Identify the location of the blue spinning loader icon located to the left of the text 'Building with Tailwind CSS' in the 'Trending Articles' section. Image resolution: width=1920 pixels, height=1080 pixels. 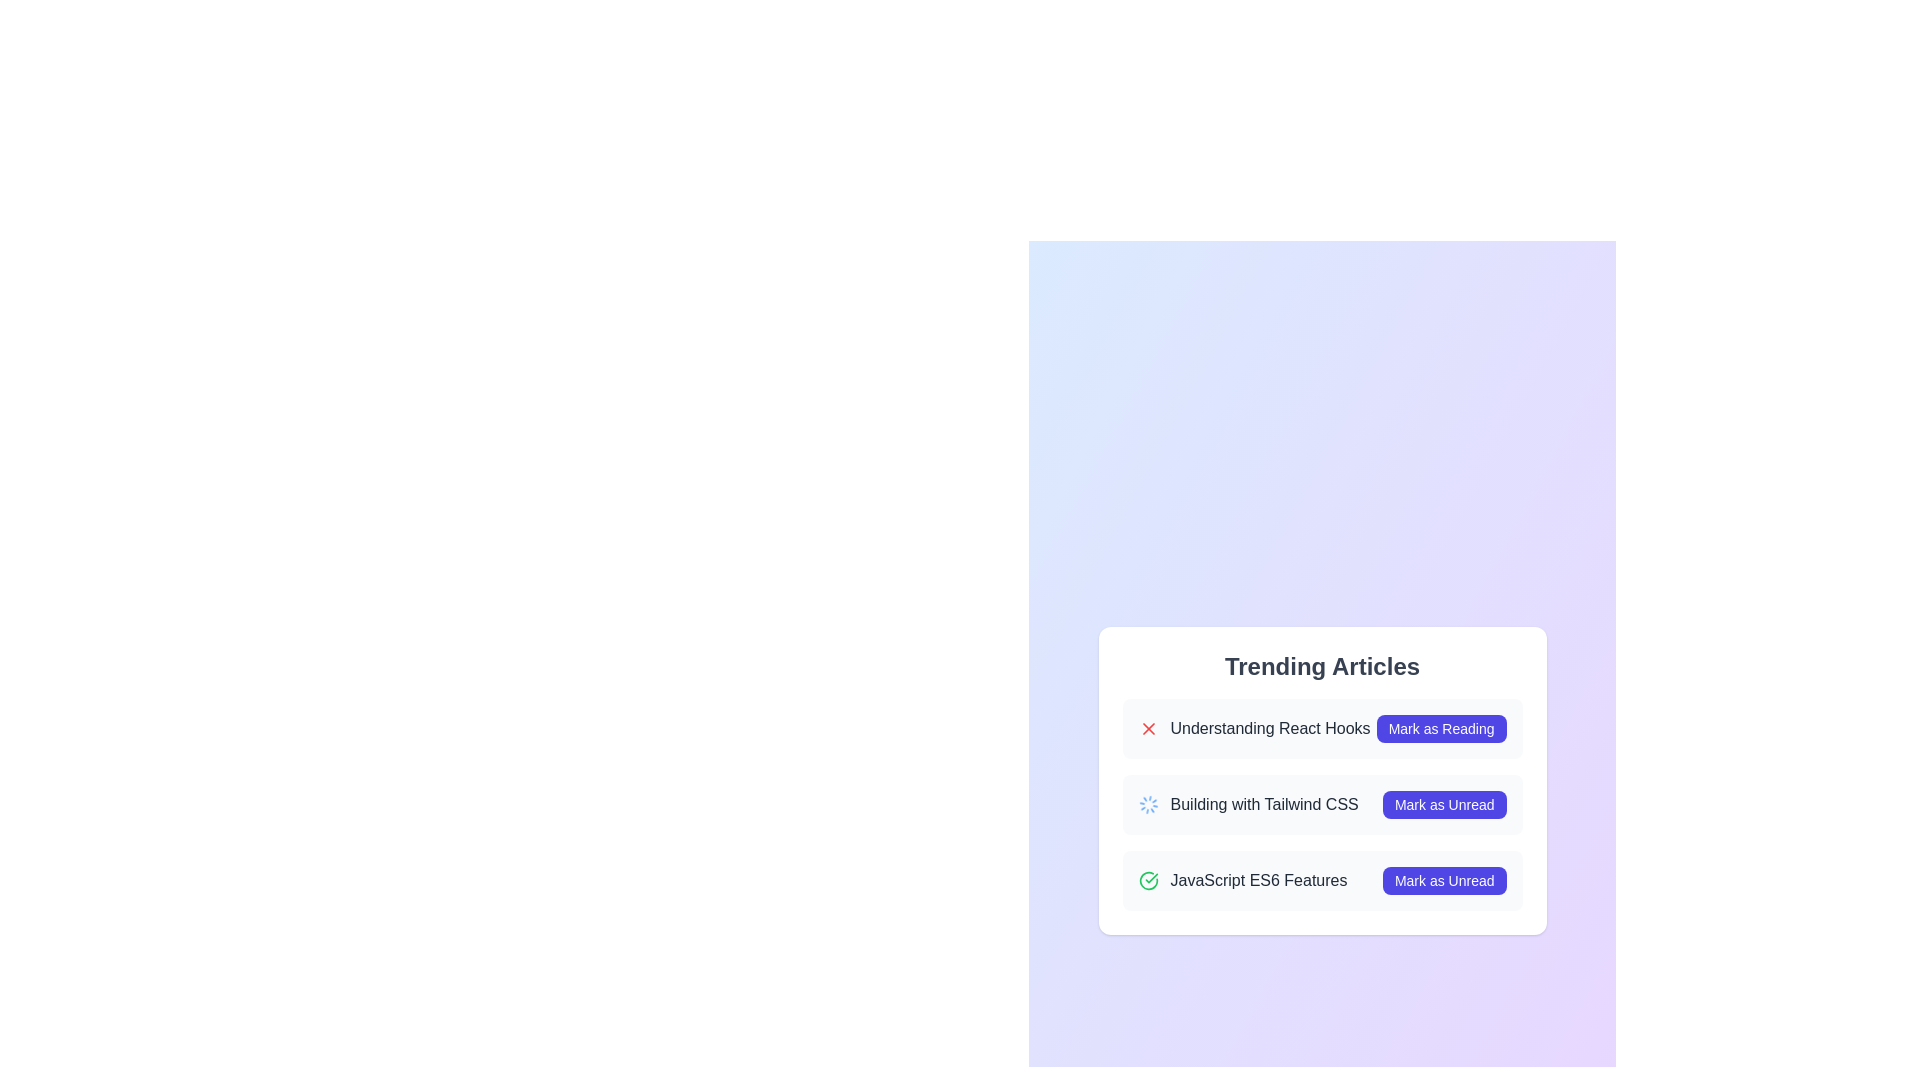
(1148, 804).